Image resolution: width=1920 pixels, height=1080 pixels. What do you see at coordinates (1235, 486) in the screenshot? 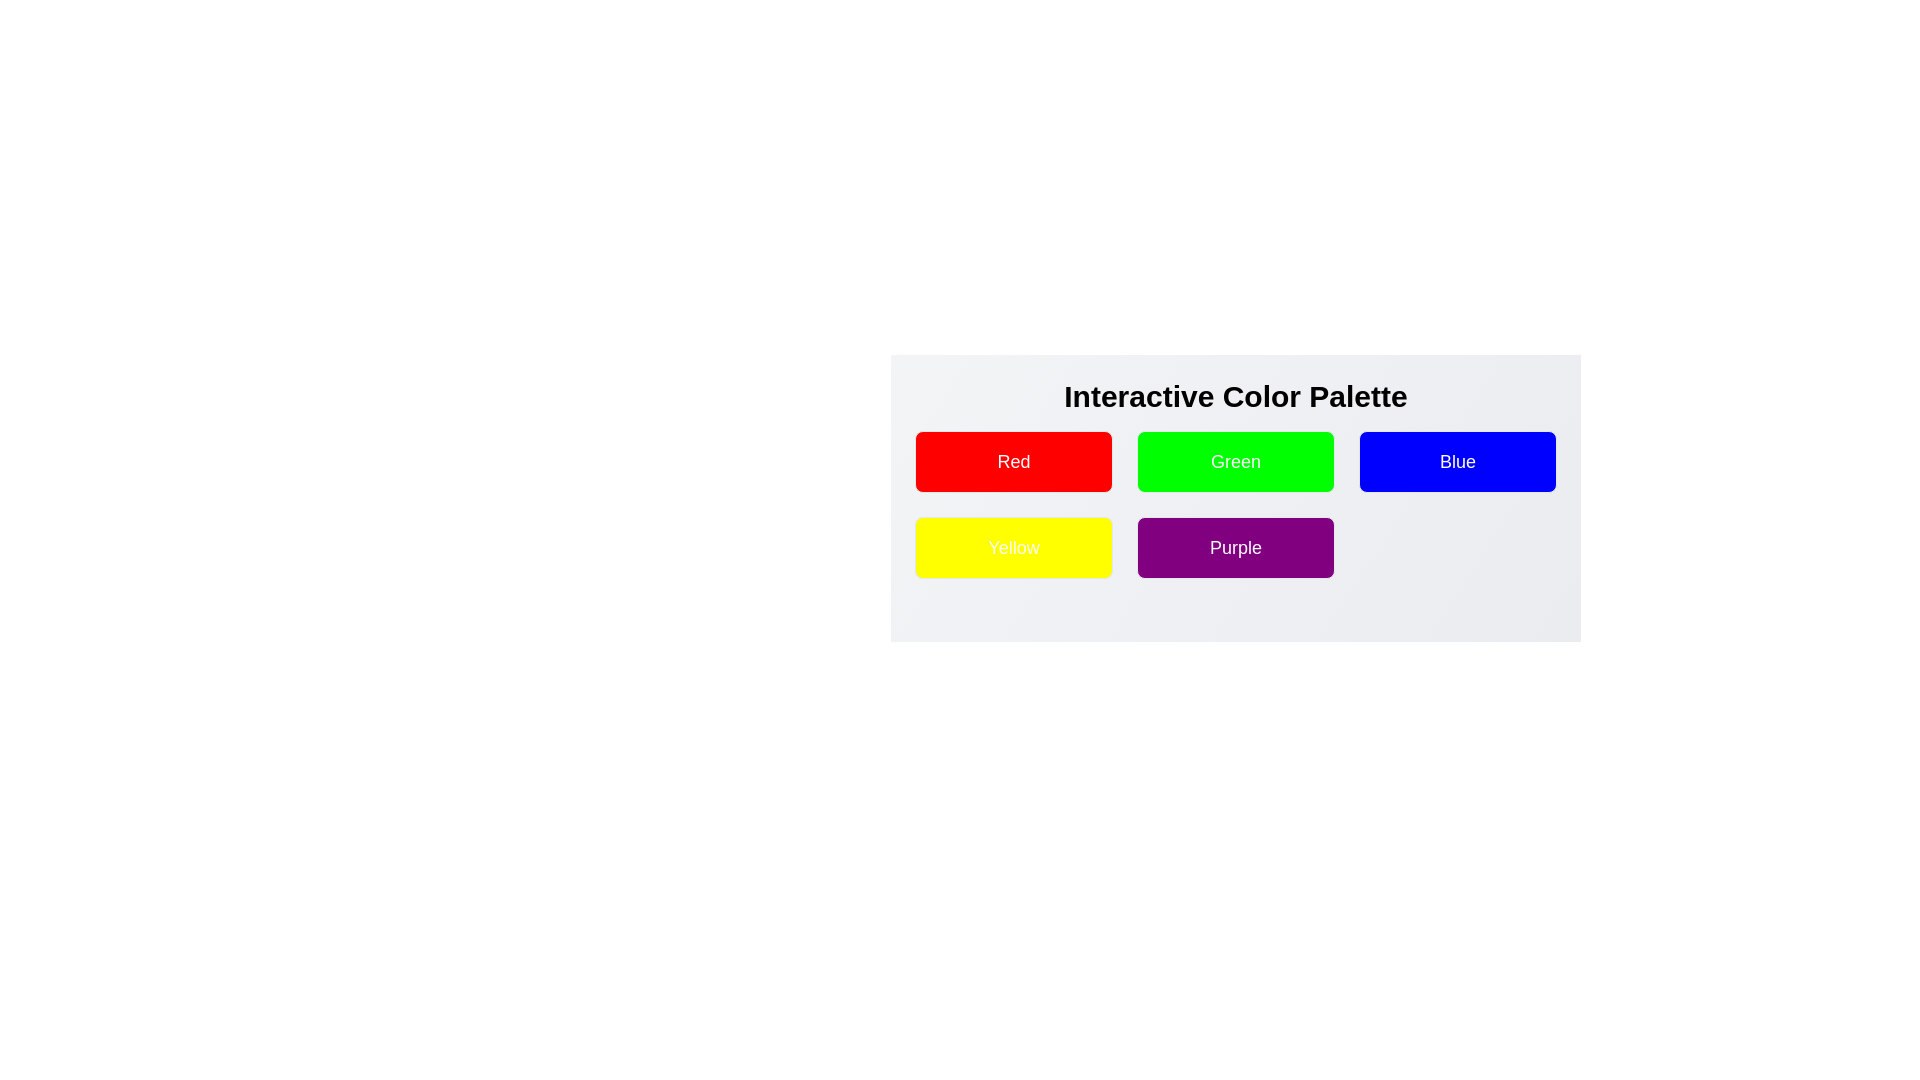
I see `the center of the green colored block in the Interactive Color Palette` at bounding box center [1235, 486].